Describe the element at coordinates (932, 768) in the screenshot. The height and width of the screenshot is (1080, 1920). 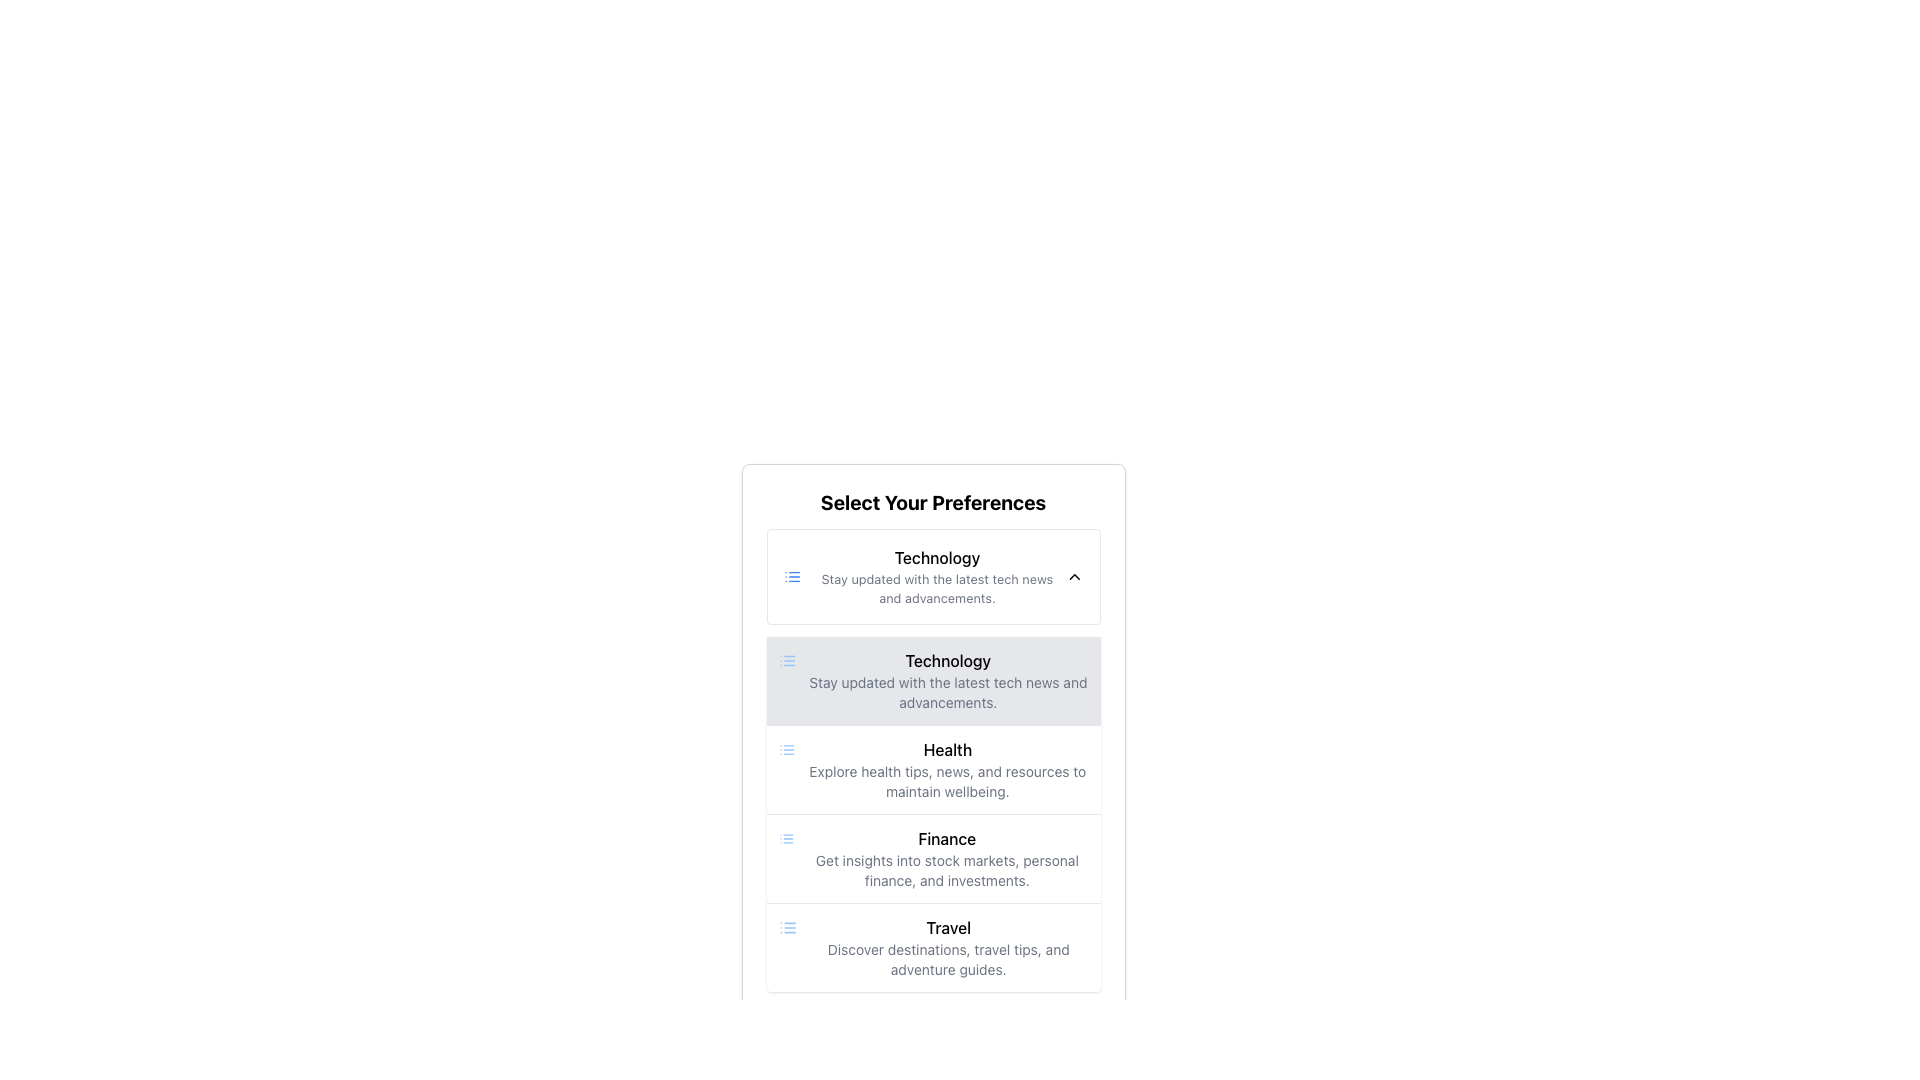
I see `the Interactive List Item labeled 'Health'` at that location.